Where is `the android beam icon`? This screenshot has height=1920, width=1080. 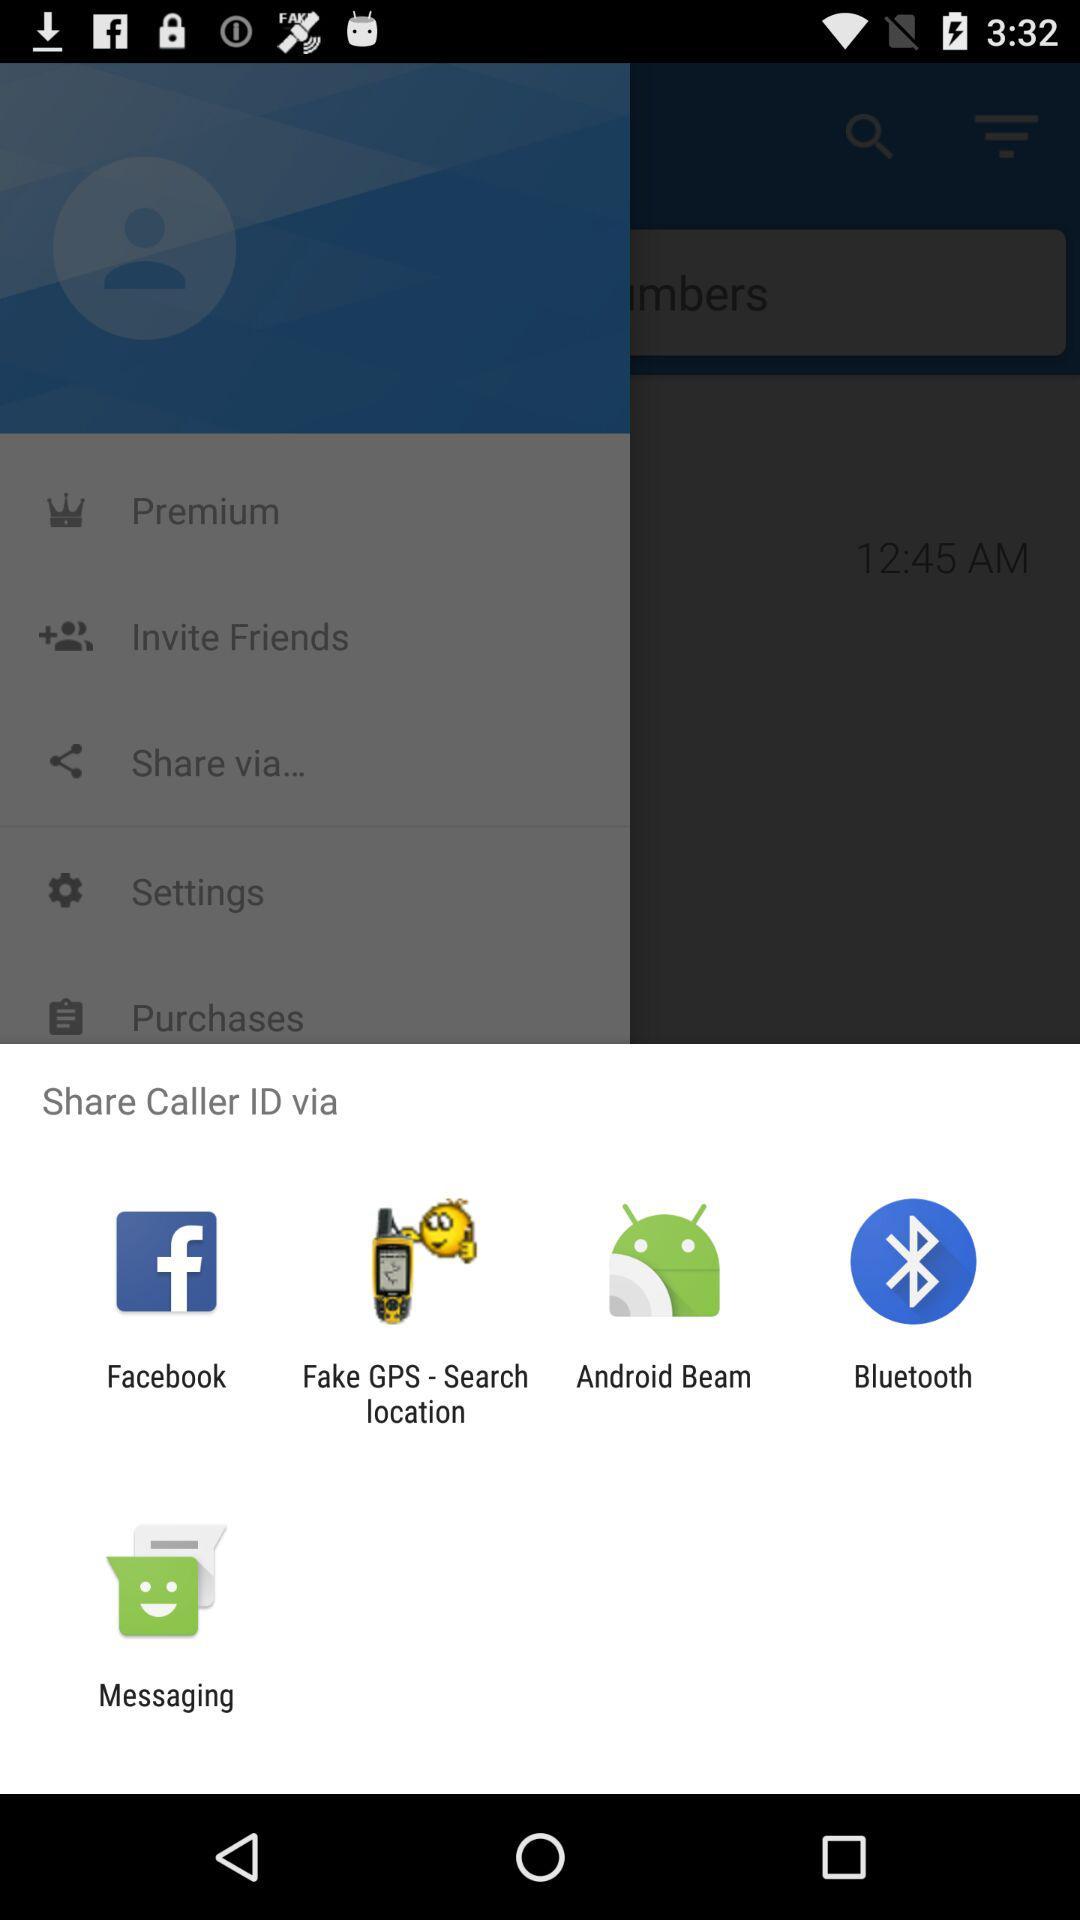 the android beam icon is located at coordinates (664, 1392).